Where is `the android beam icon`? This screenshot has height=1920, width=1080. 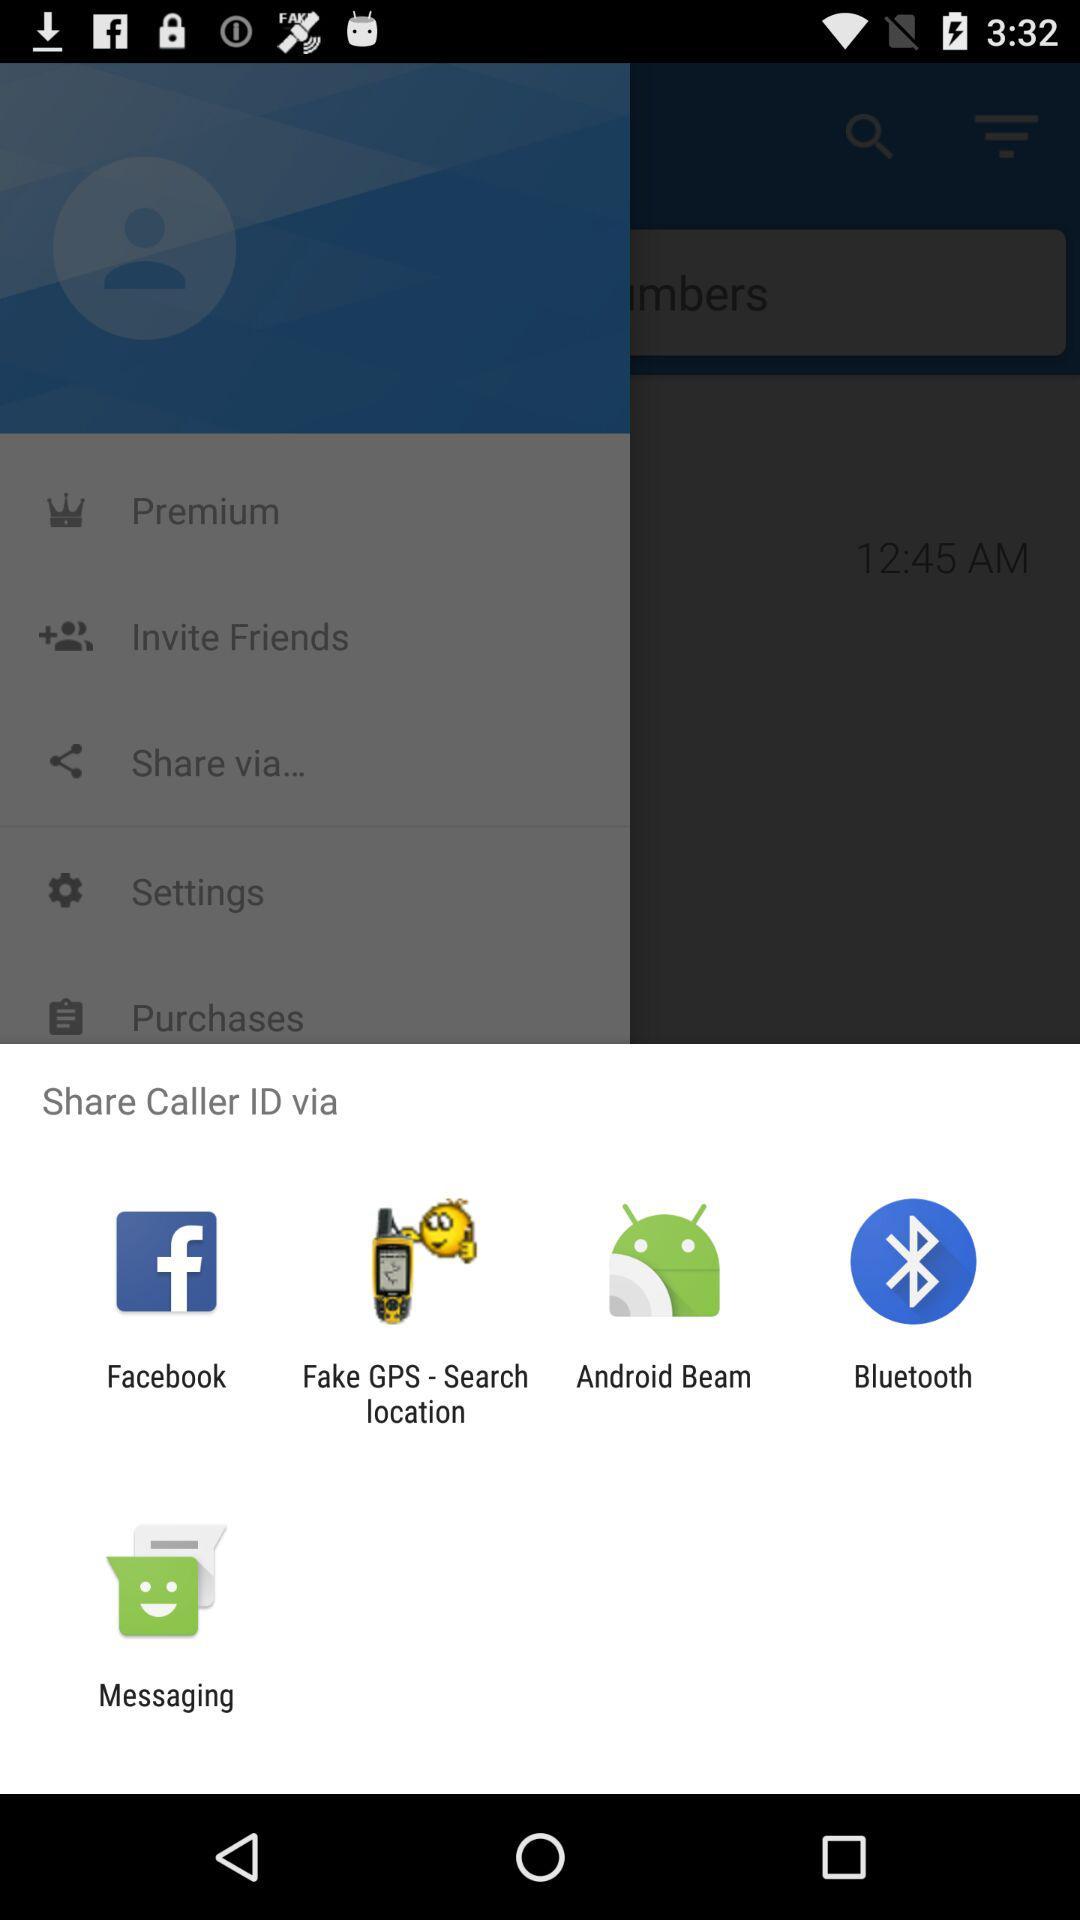 the android beam icon is located at coordinates (664, 1392).